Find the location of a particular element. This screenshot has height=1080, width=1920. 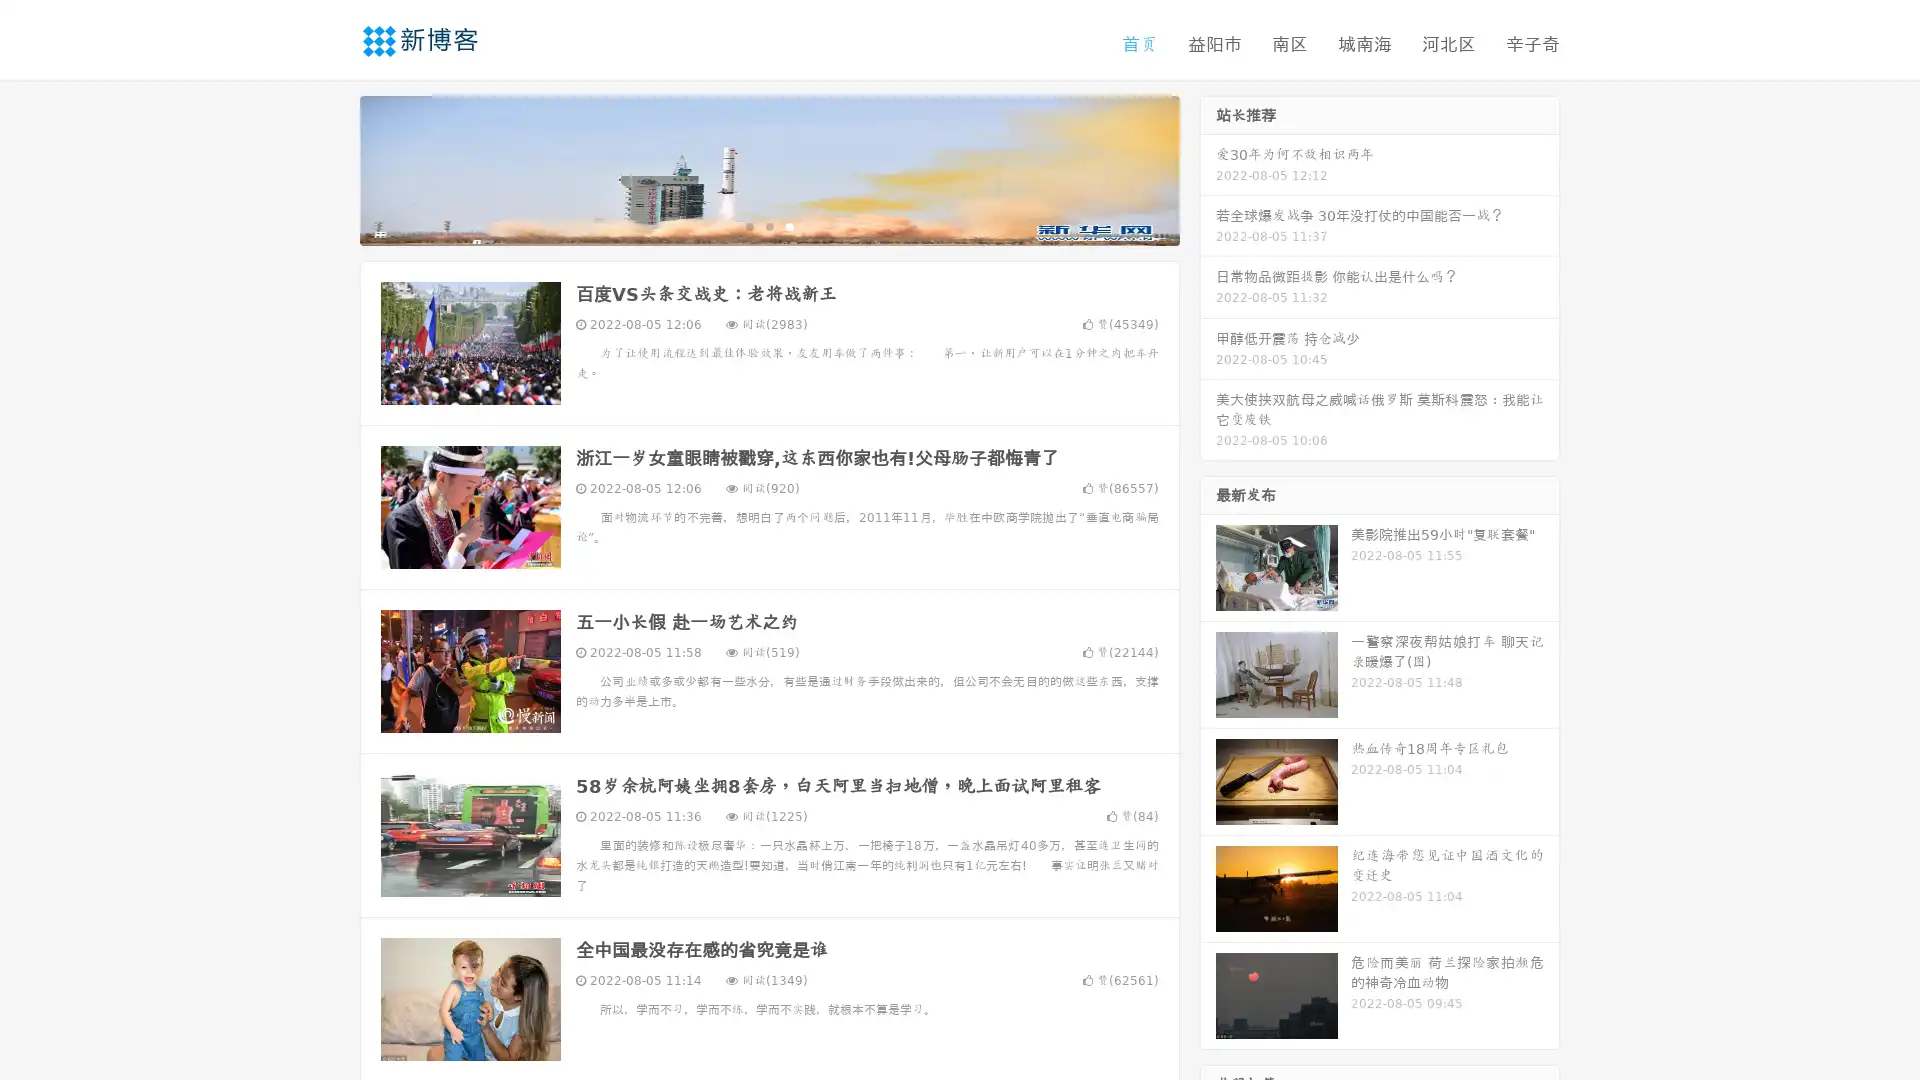

Go to slide 1 is located at coordinates (748, 225).